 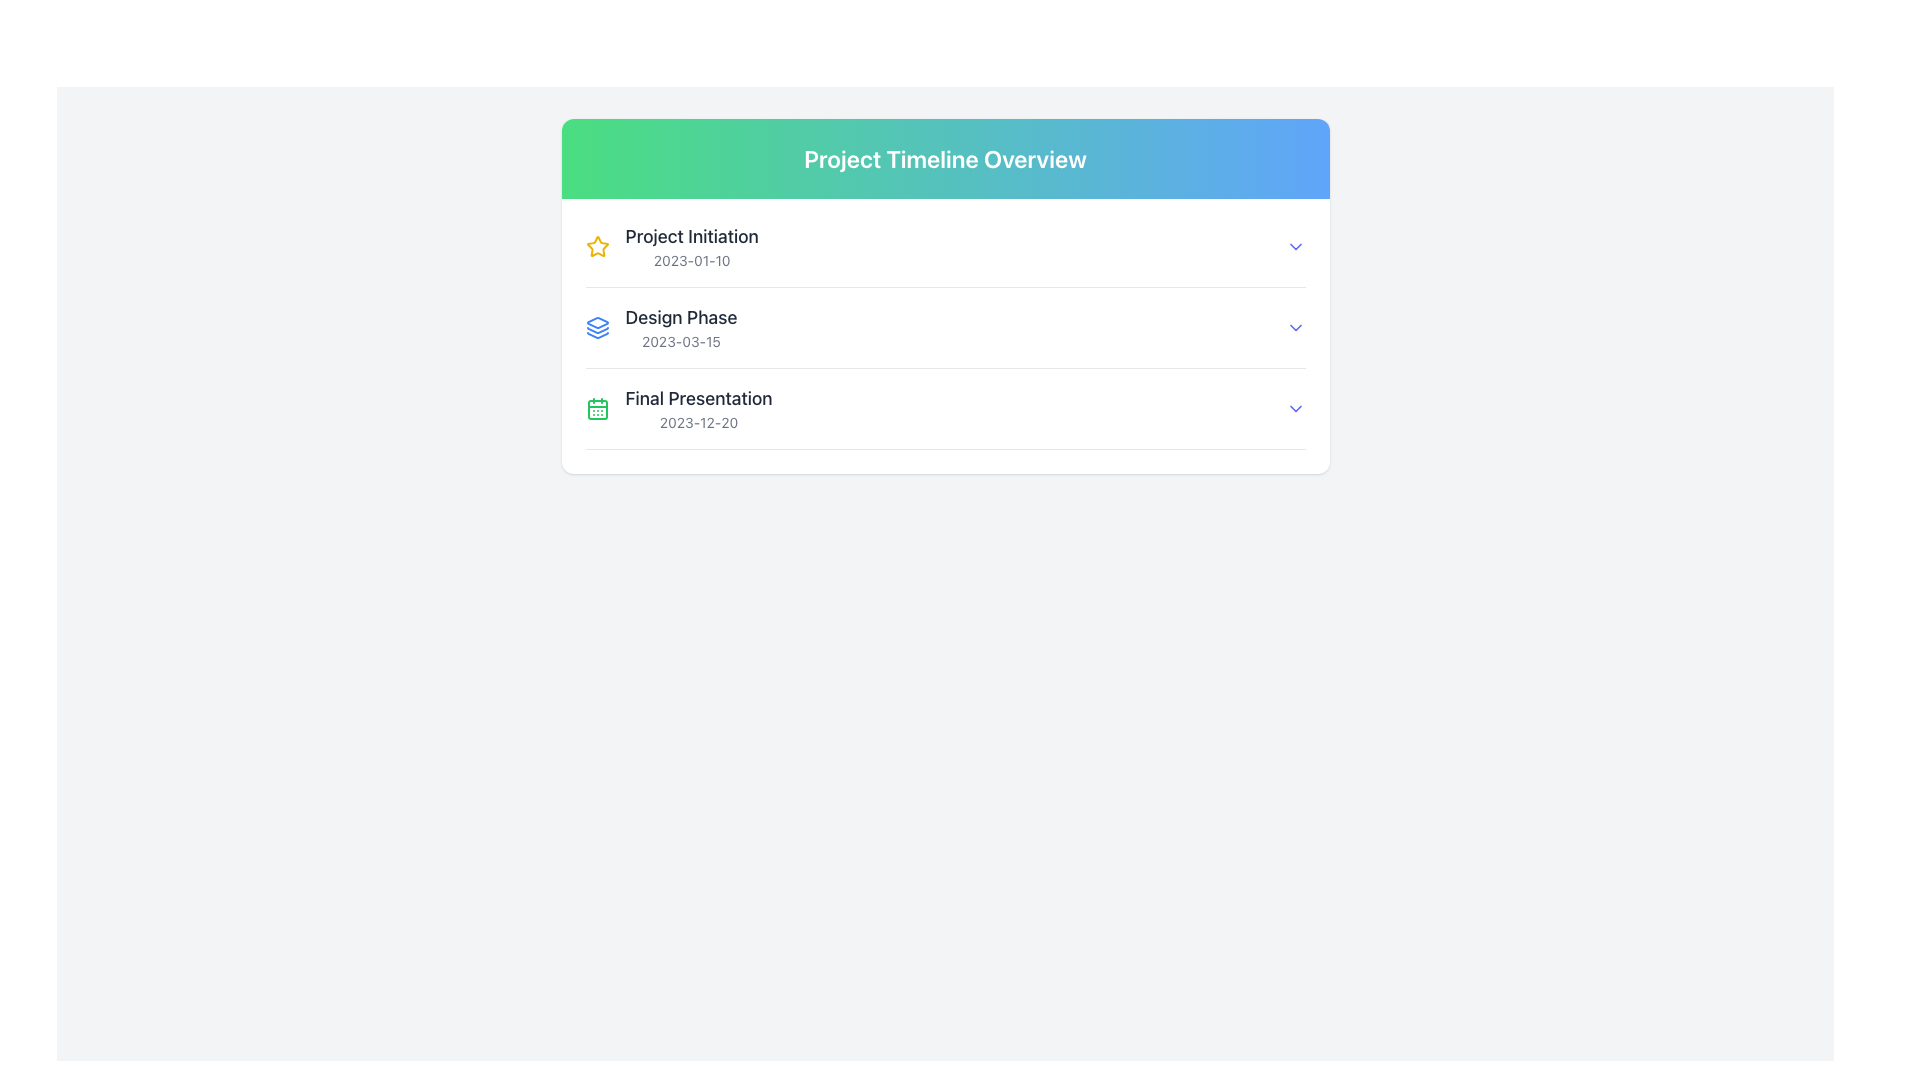 I want to click on the Text Label that displays the date for the 'Final Presentation' entry in the 'Project Timeline Overview', positioned under the text 'Final Presentation' and next to a calendar icon, so click(x=699, y=422).